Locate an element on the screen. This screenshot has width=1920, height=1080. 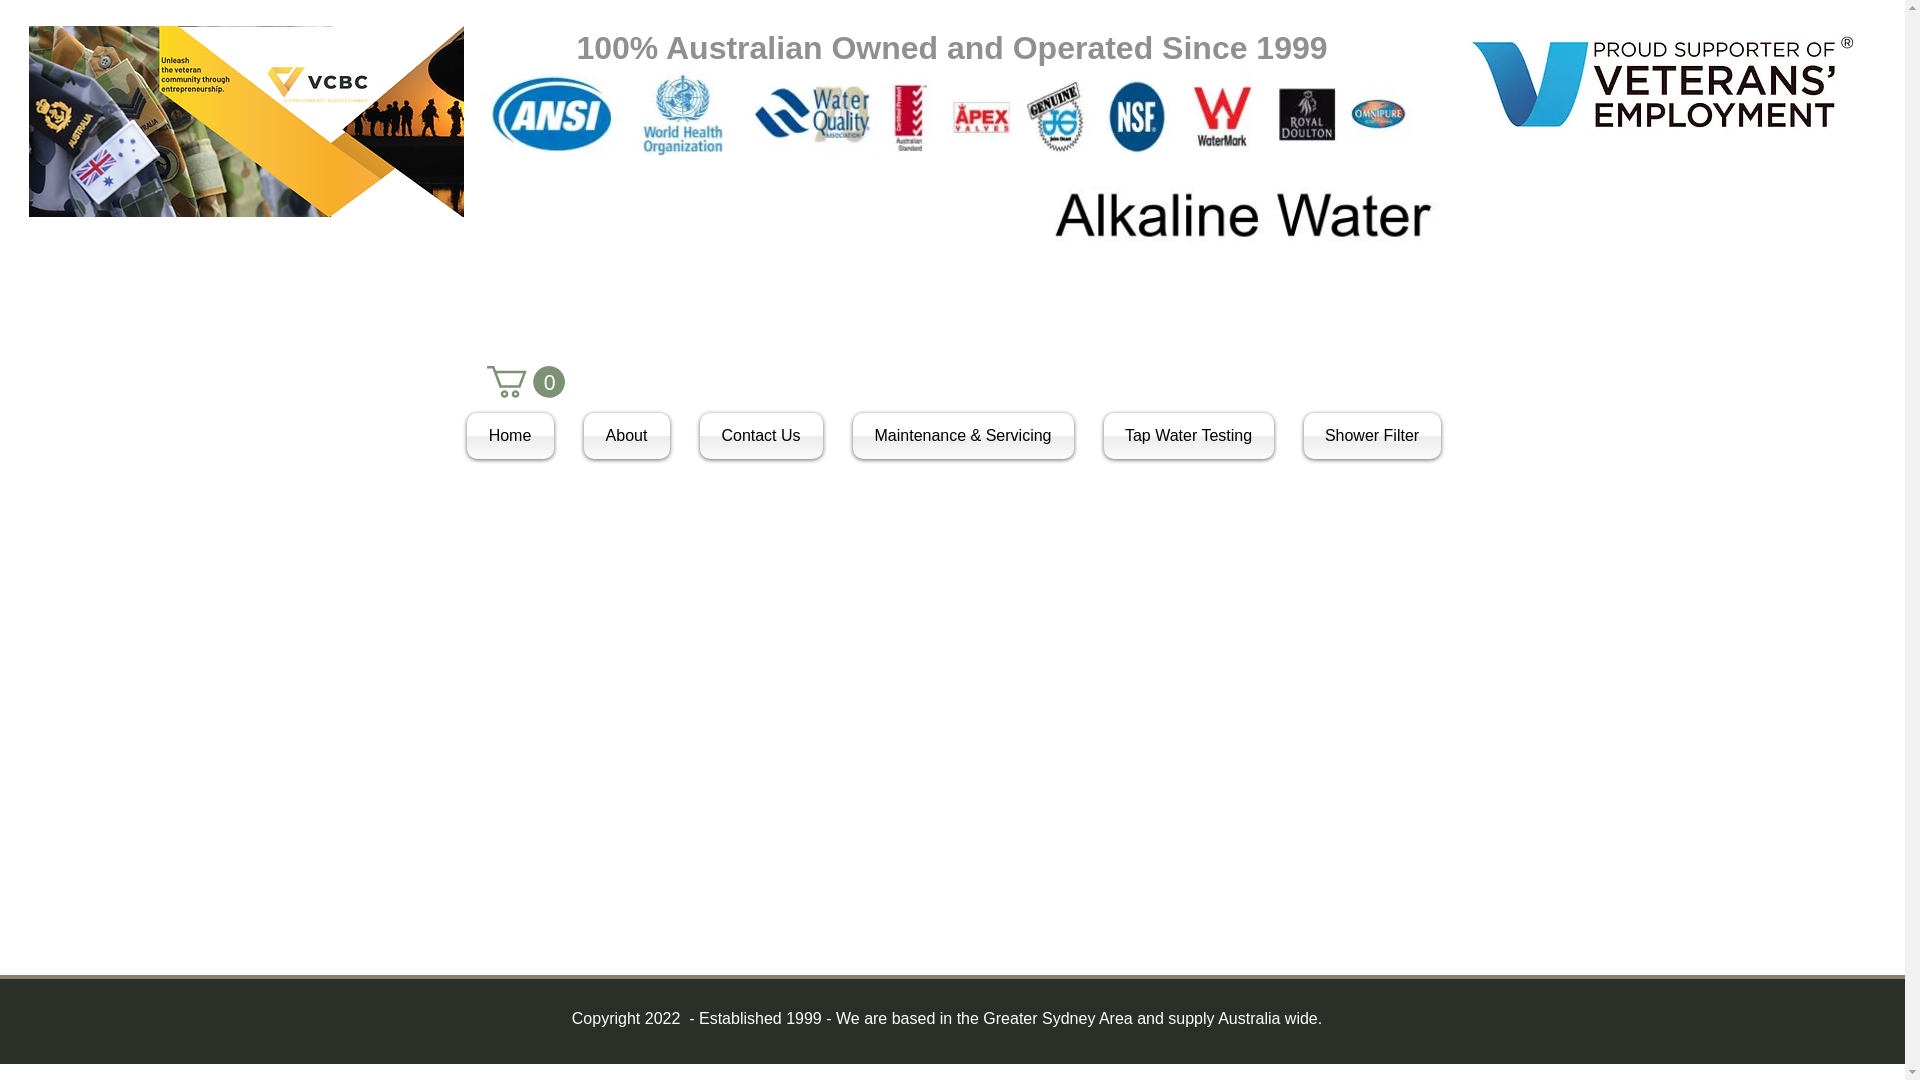
'VCBC Logo.png' is located at coordinates (244, 121).